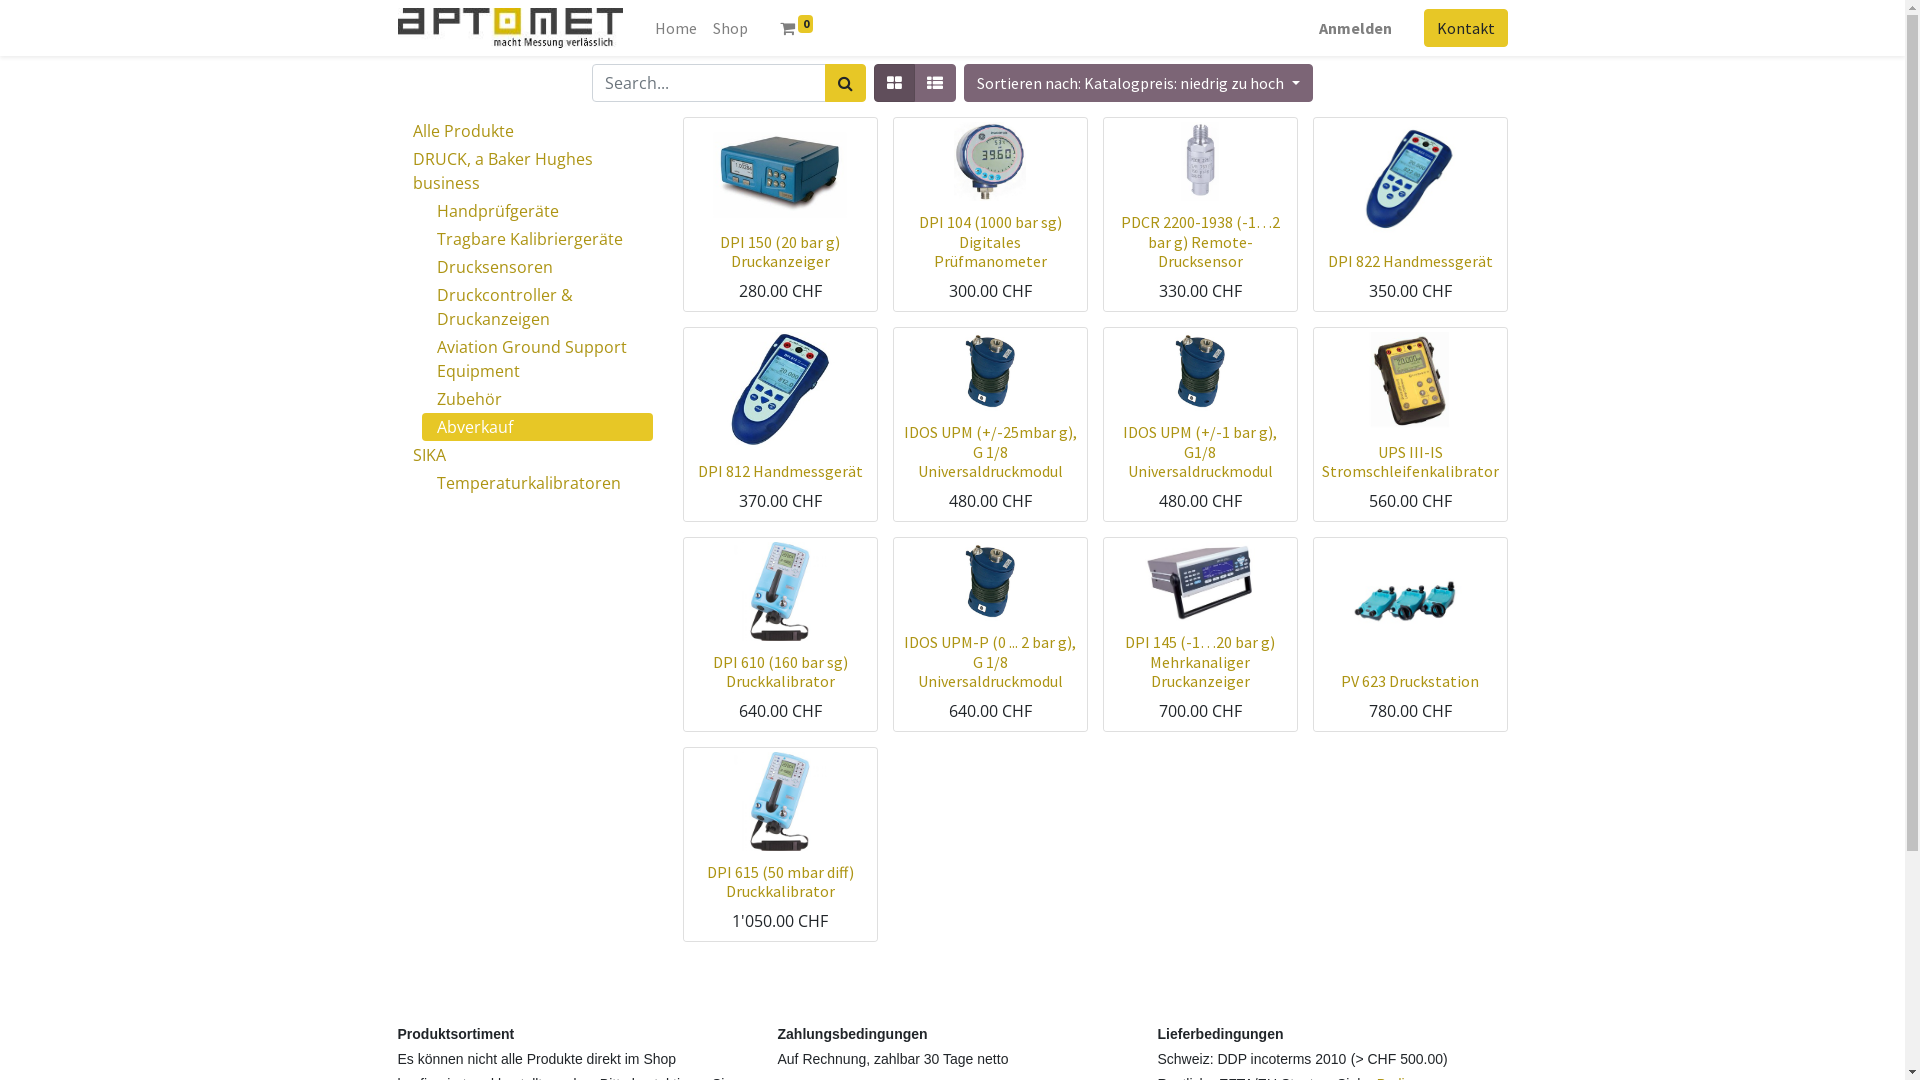 The width and height of the screenshot is (1920, 1080). What do you see at coordinates (795, 27) in the screenshot?
I see `'0'` at bounding box center [795, 27].